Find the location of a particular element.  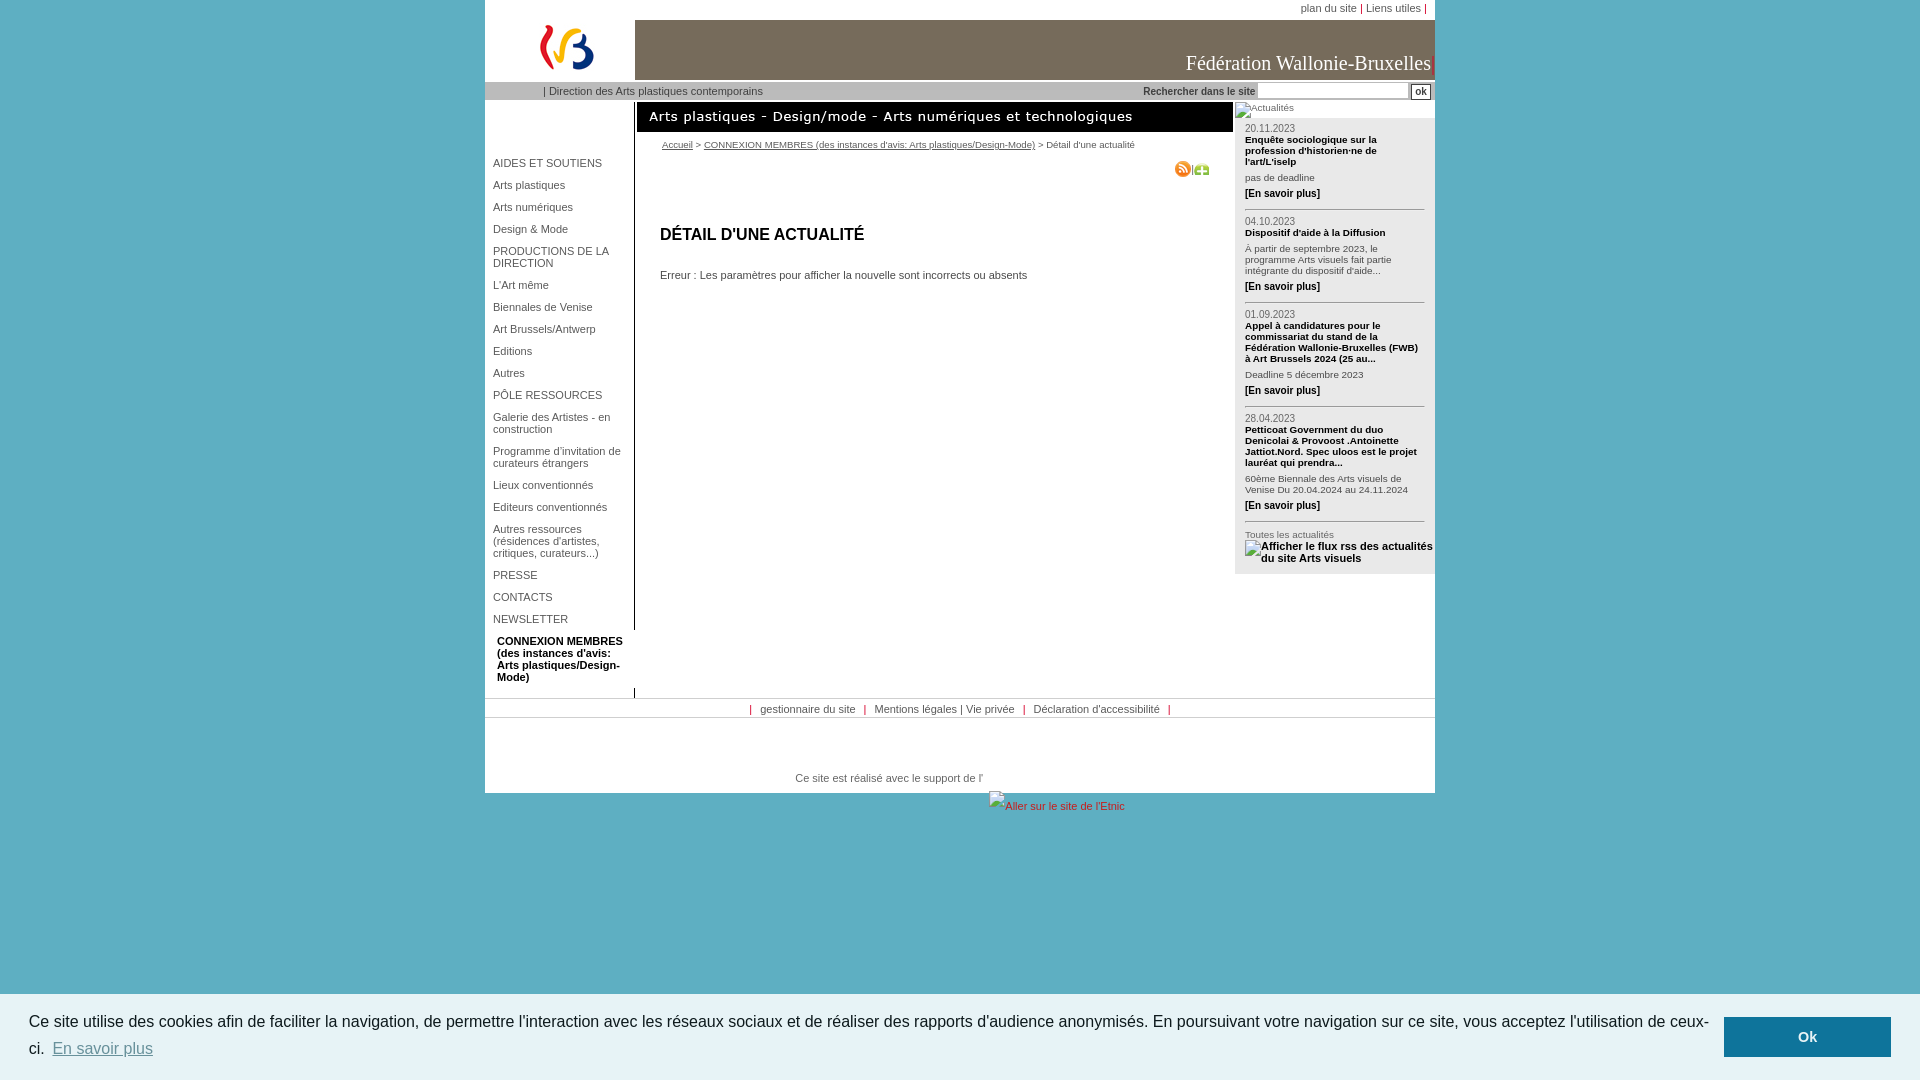

'[En savoir plus]' is located at coordinates (1243, 390).